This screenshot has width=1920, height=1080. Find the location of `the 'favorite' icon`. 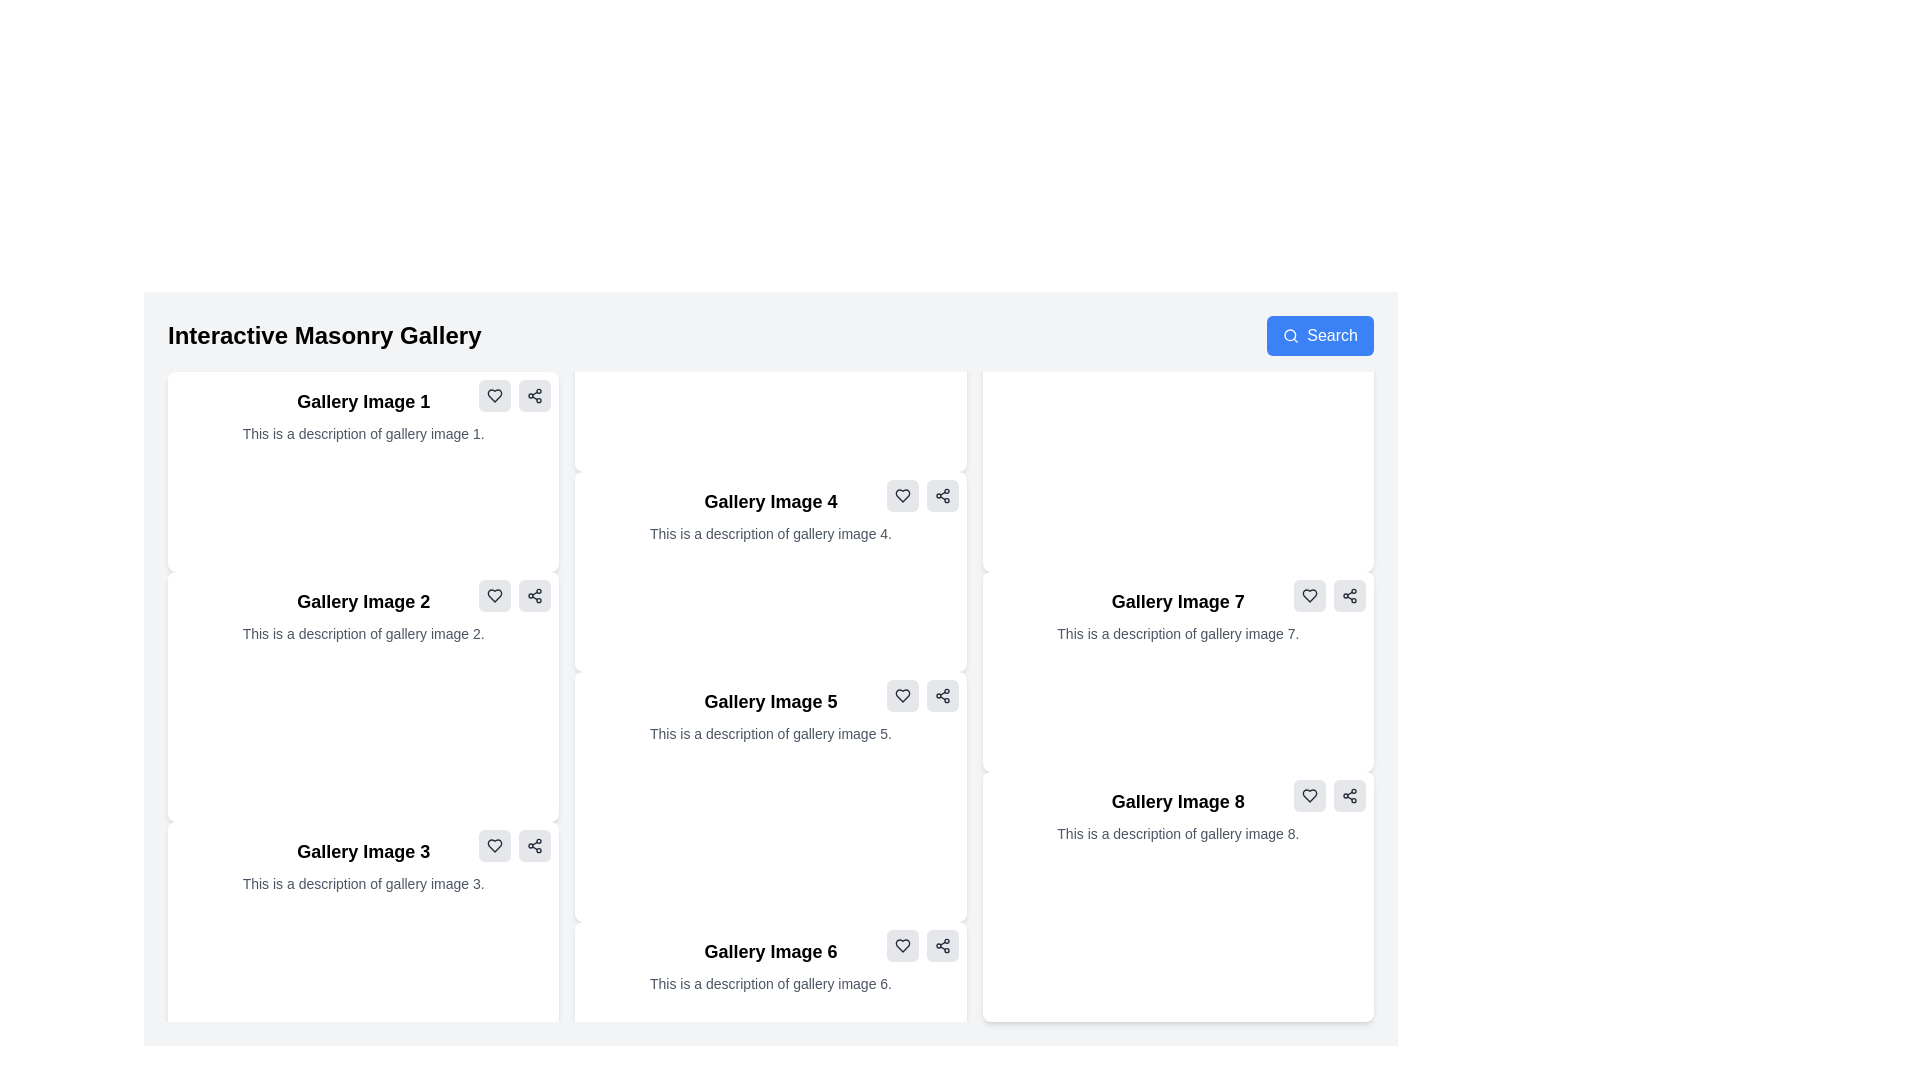

the 'favorite' icon is located at coordinates (494, 845).